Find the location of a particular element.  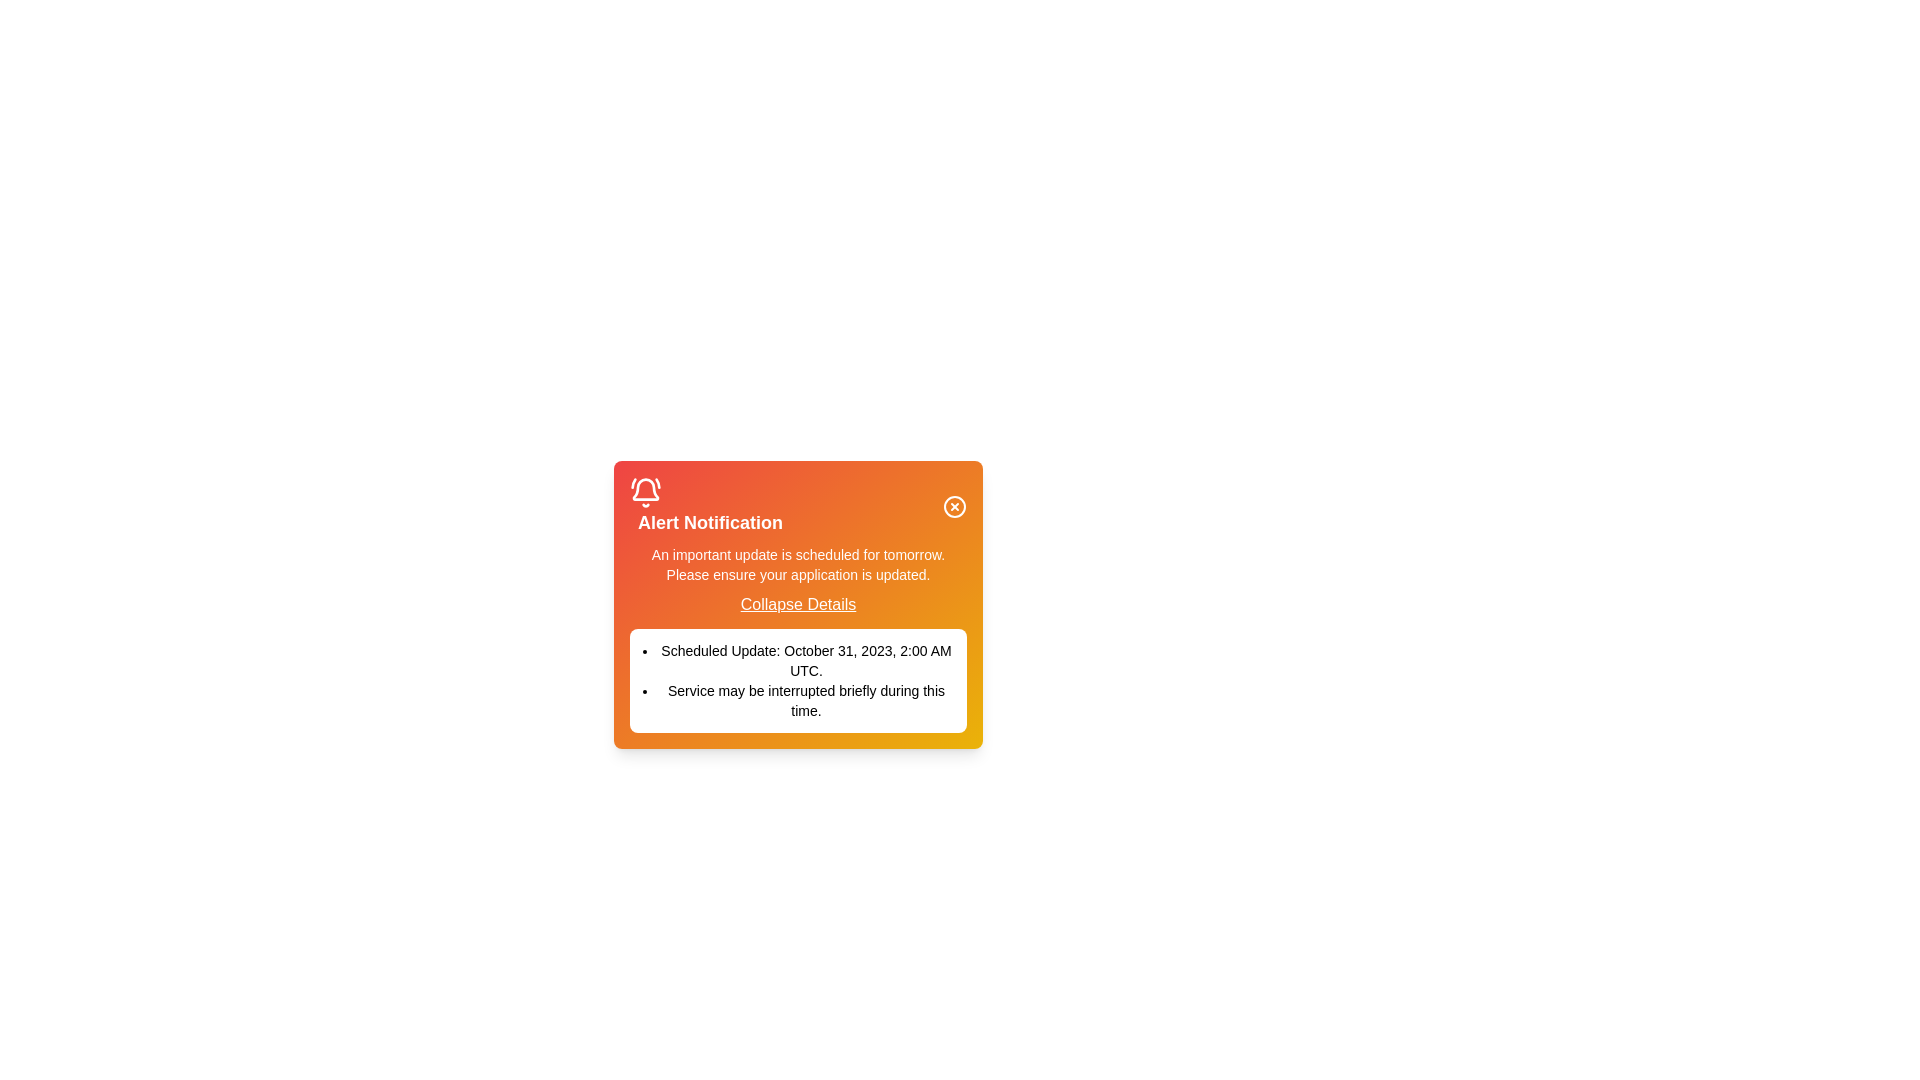

the list item Scheduled Update: October 31, 2023, 2:00 AM UTC. to inspect its details is located at coordinates (797, 660).